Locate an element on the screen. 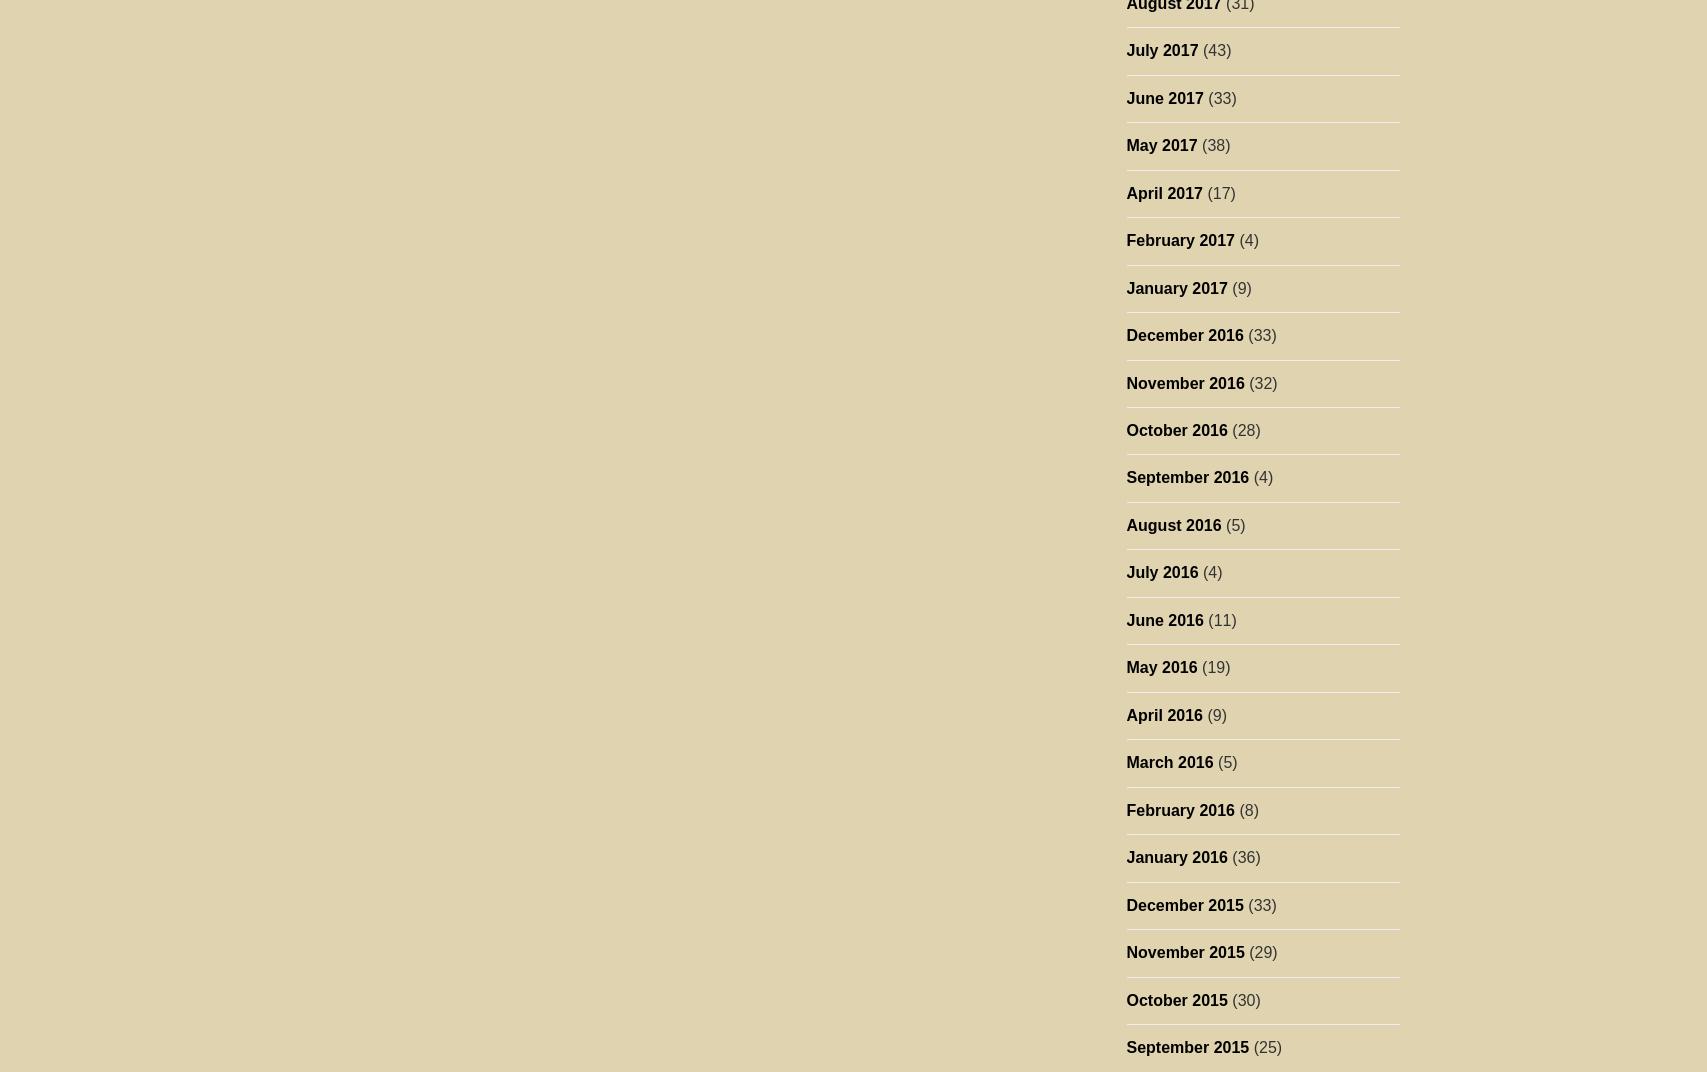 The width and height of the screenshot is (1707, 1072). '(17)' is located at coordinates (1217, 191).